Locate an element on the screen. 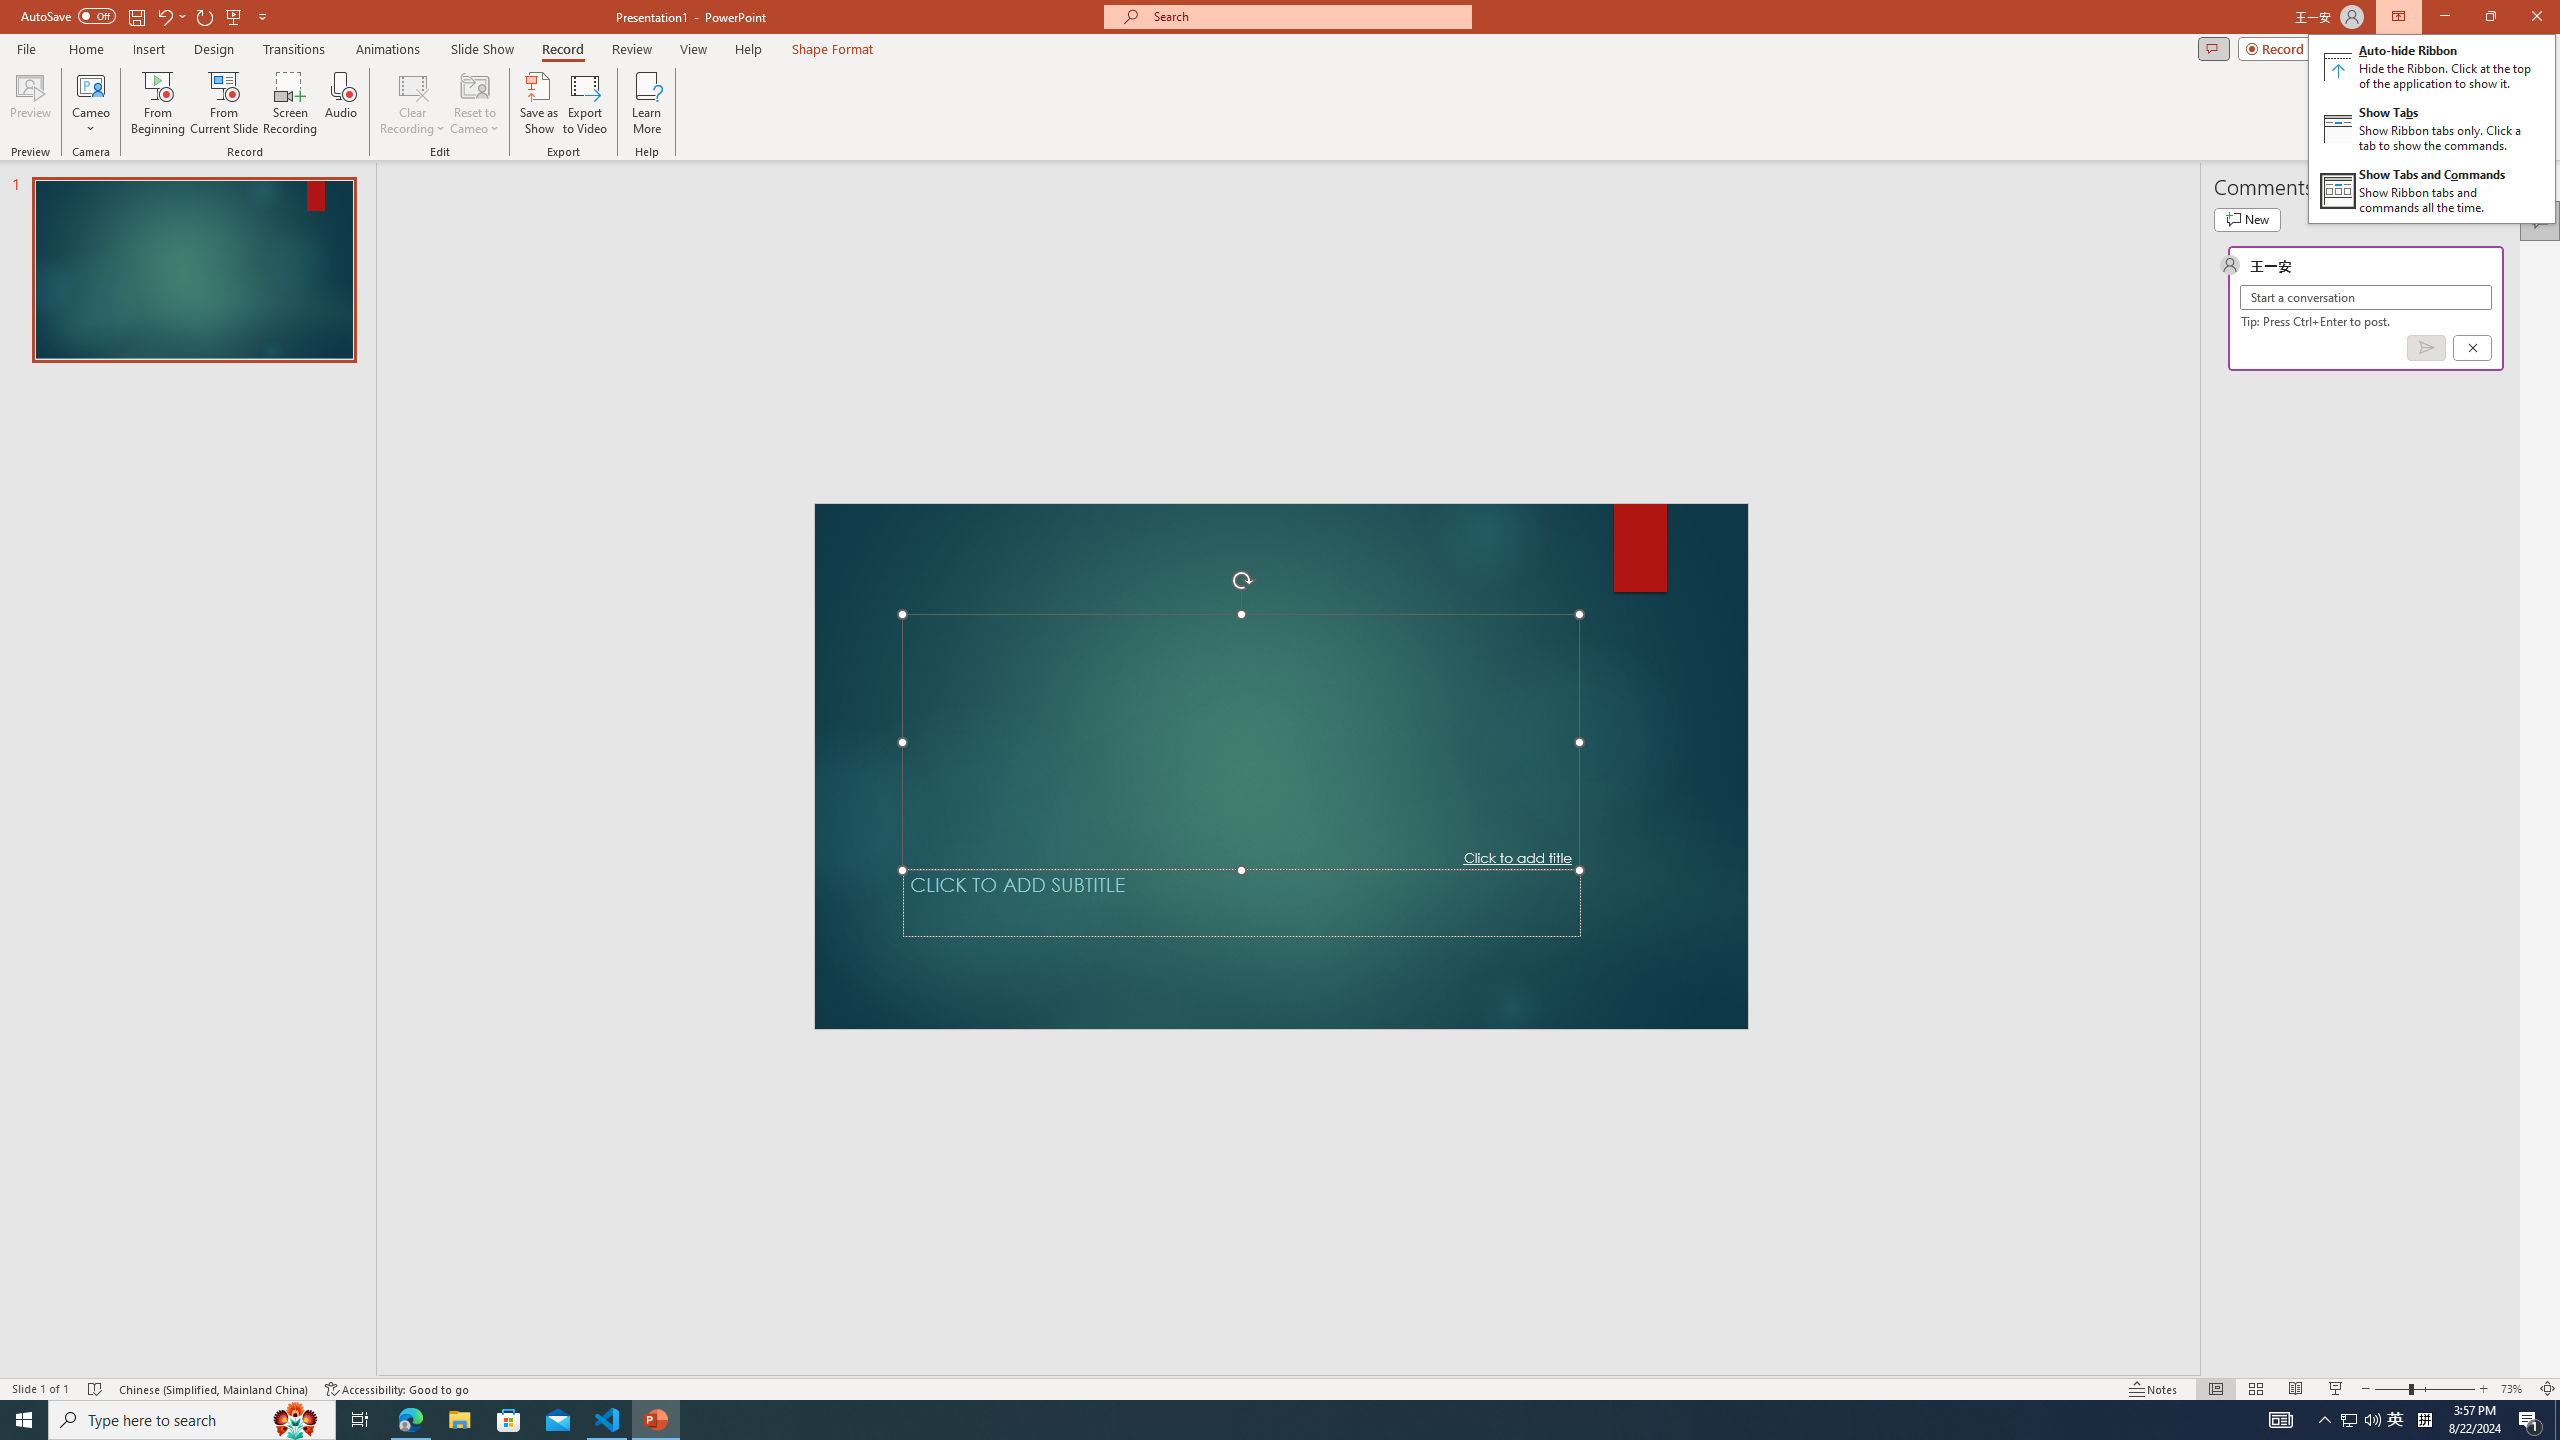 This screenshot has height=1440, width=2560. 'From Beginning...' is located at coordinates (156, 103).